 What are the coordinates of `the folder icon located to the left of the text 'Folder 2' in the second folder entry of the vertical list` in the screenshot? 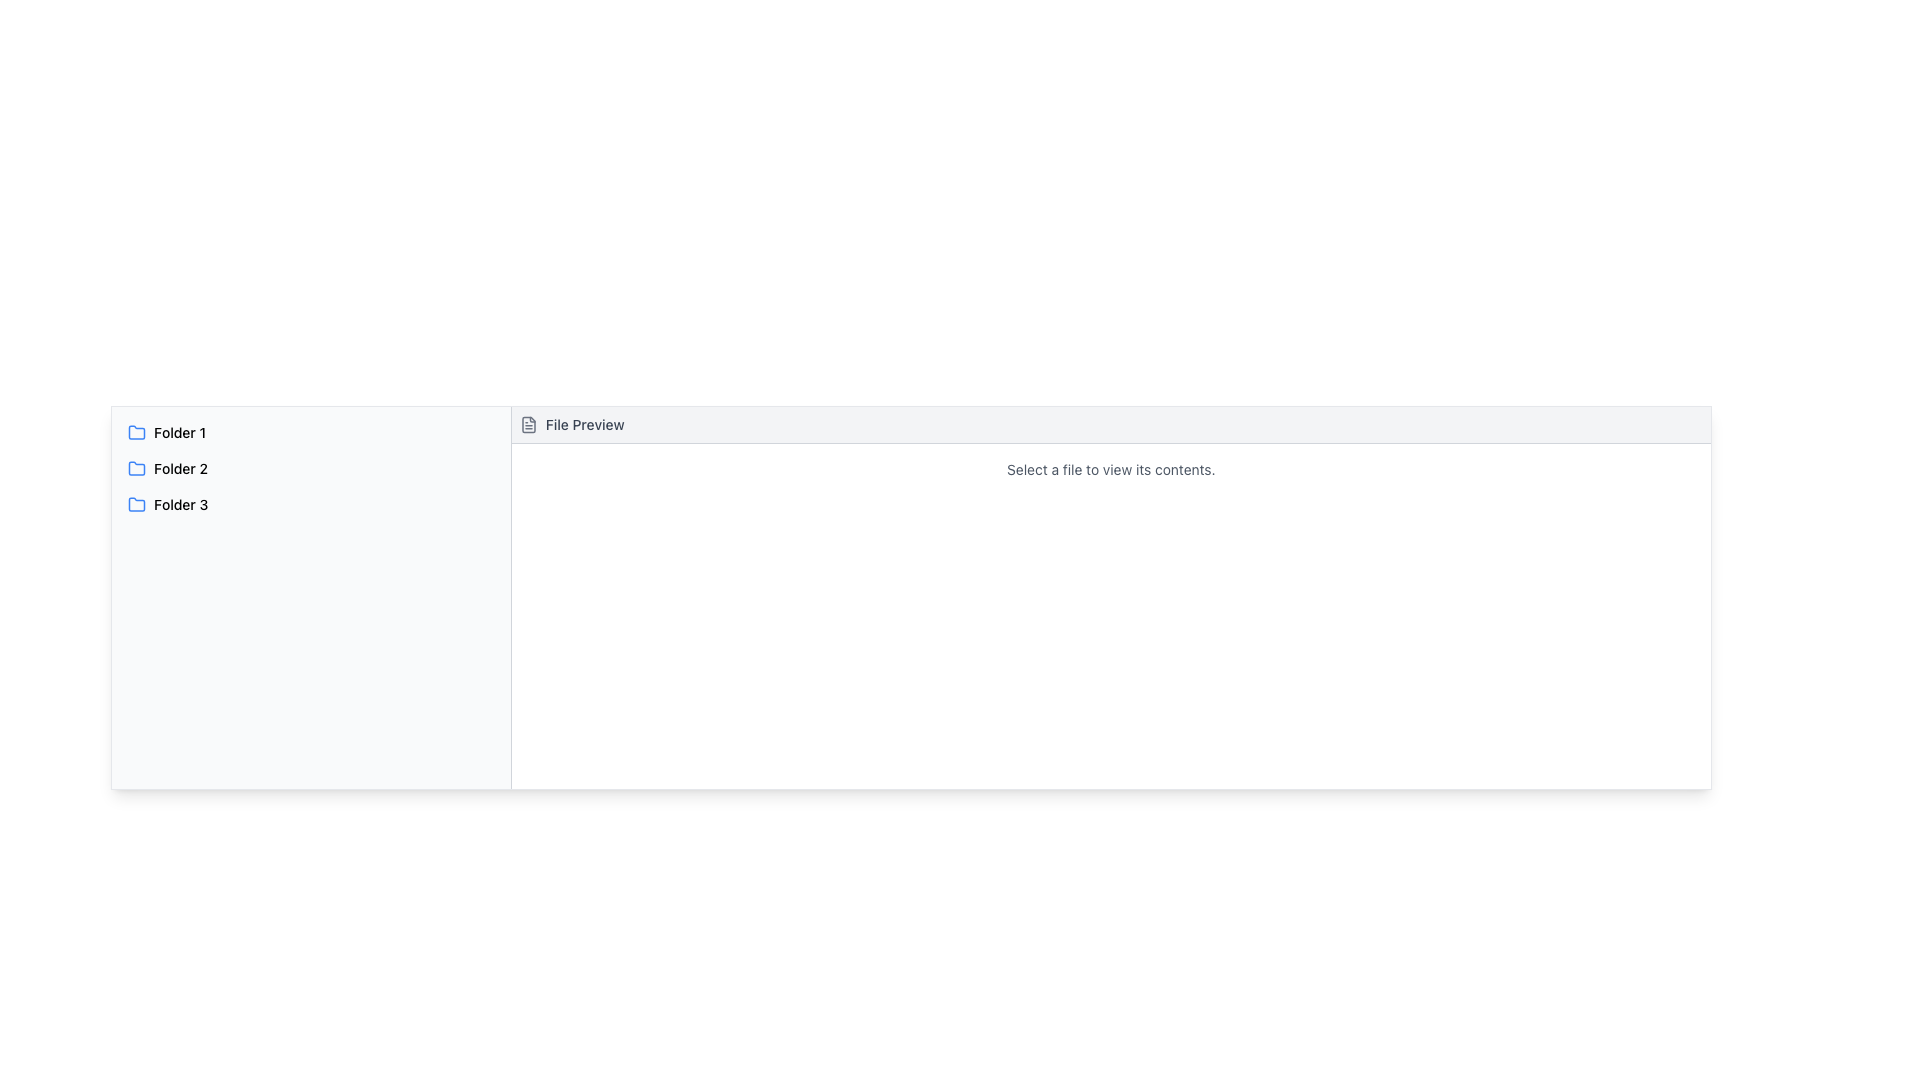 It's located at (136, 469).